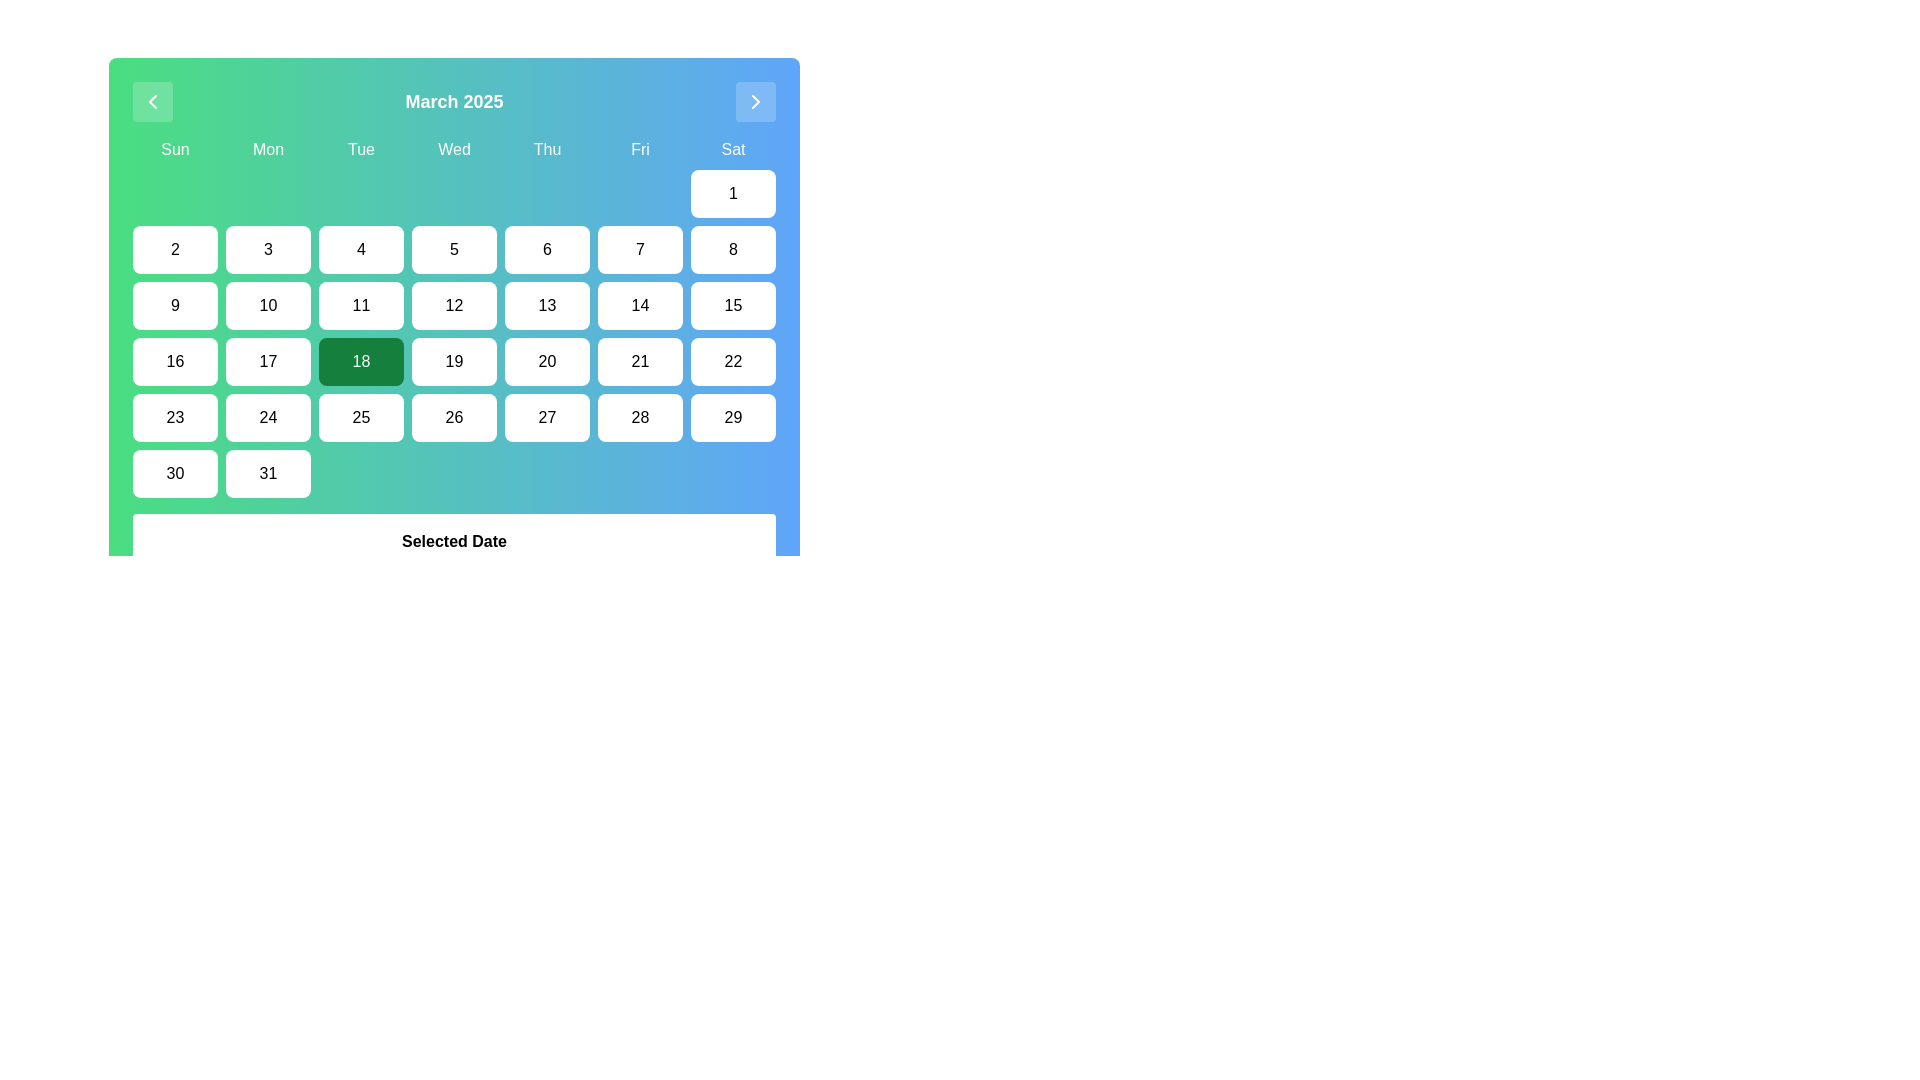  I want to click on the button representing the 12th day of the month in the calendar interface, located in the fourth column under the 'Wed' header to trigger the hover effect, so click(453, 305).